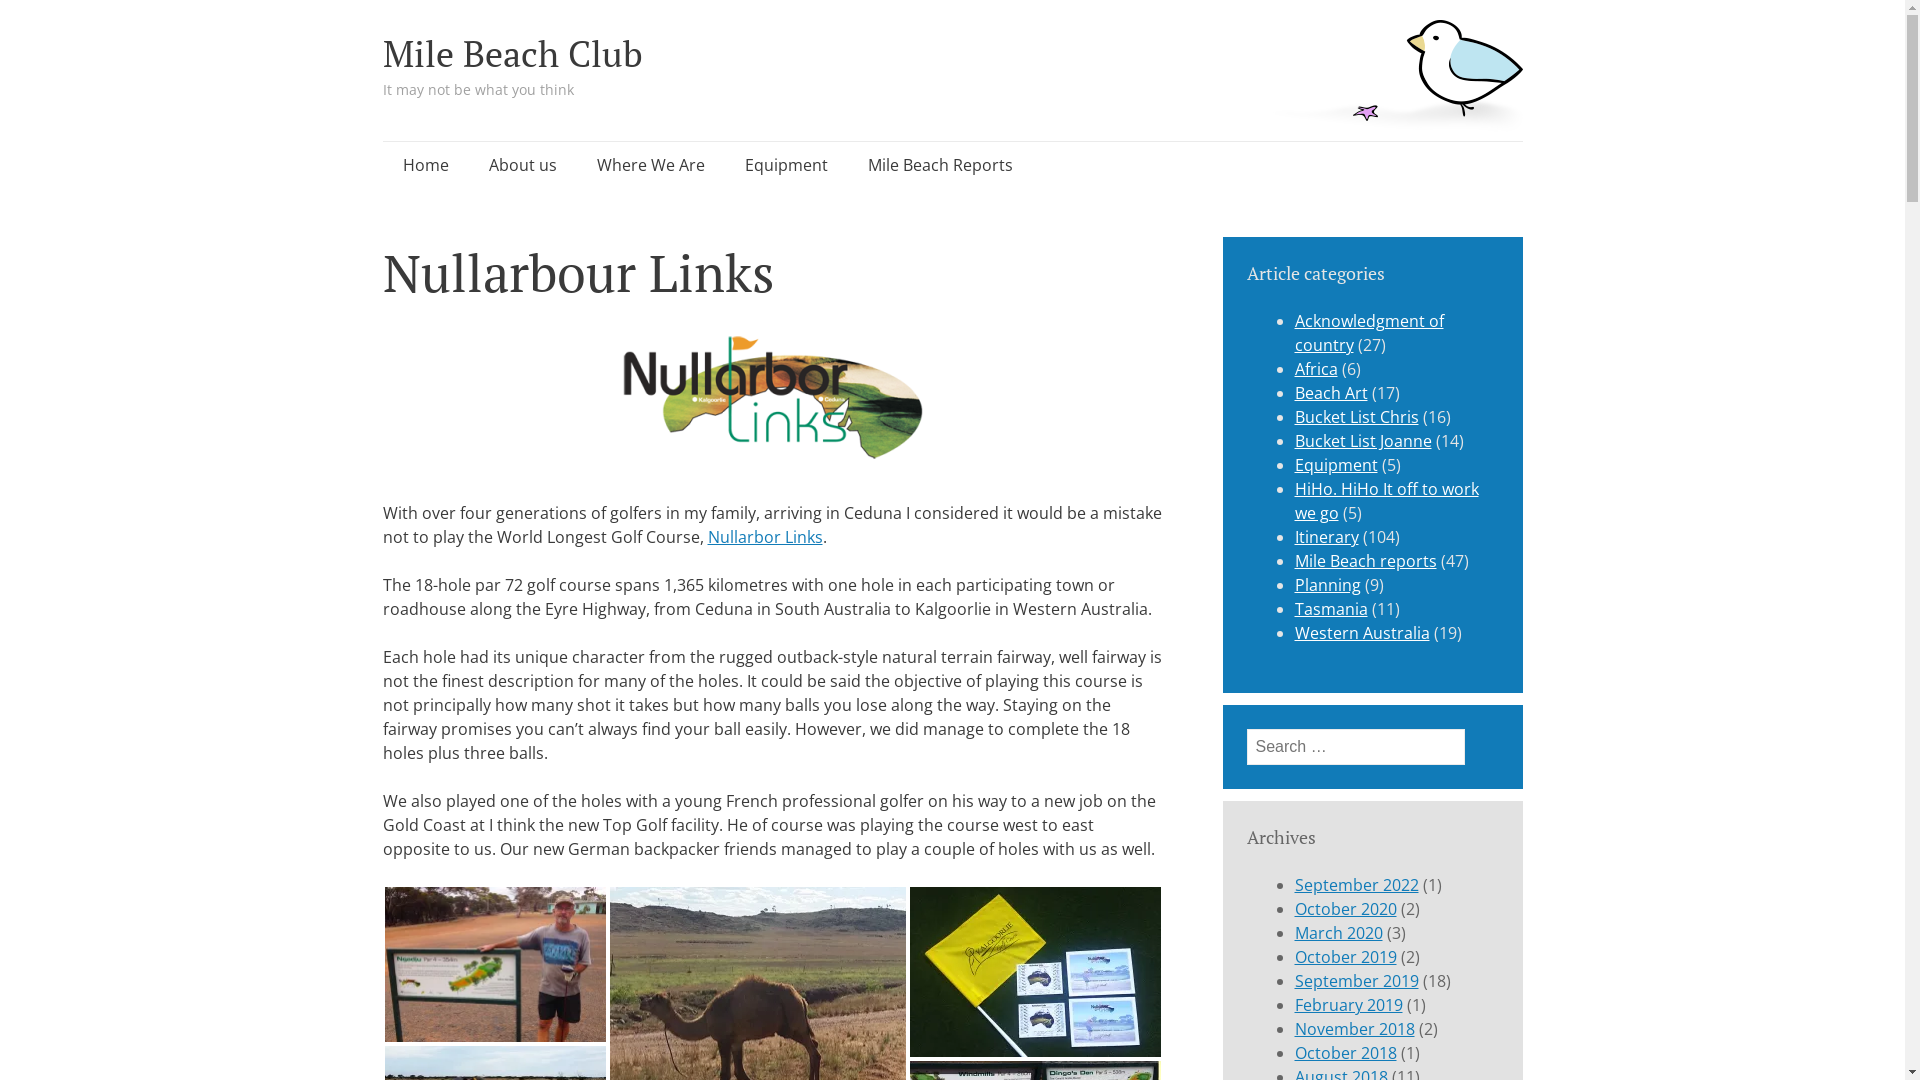  I want to click on 'February 2019', so click(1348, 1005).